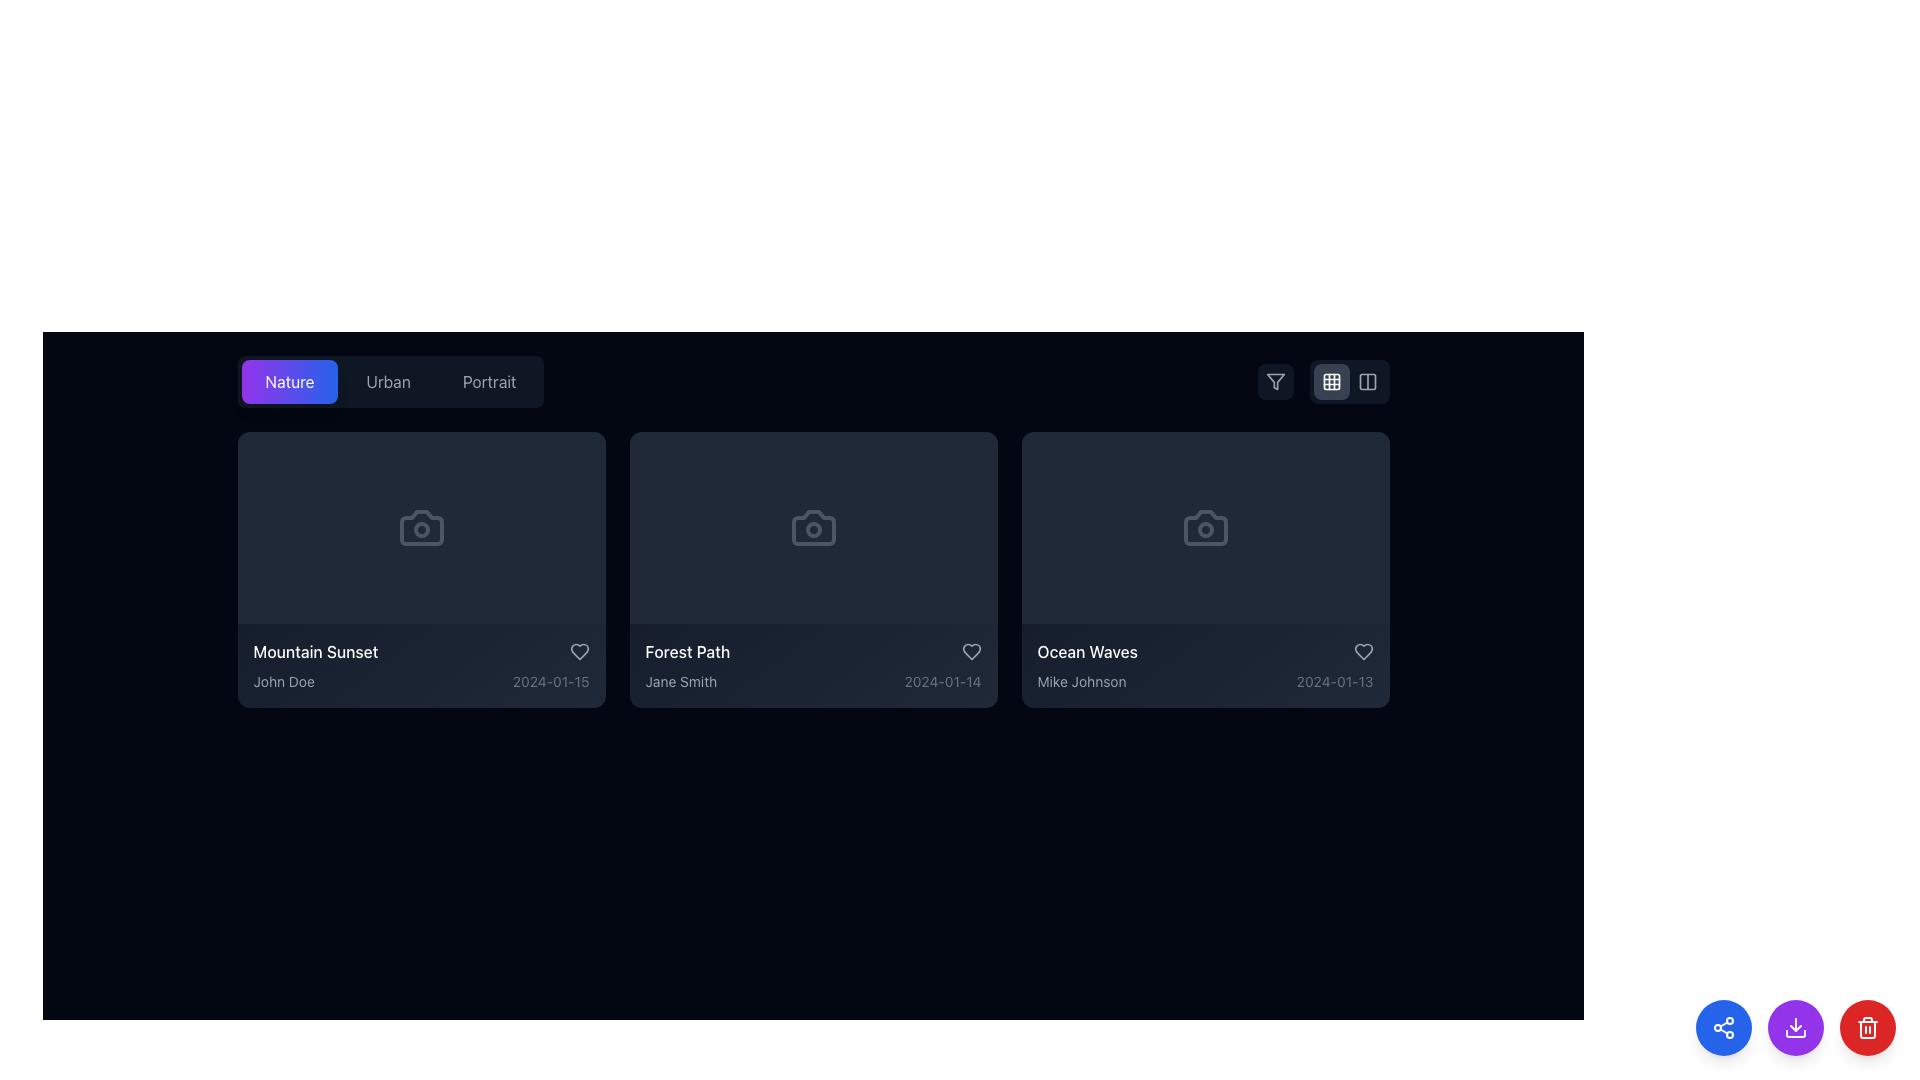 The width and height of the screenshot is (1920, 1080). What do you see at coordinates (420, 570) in the screenshot?
I see `the Content card located in the upper-left corner of the grid layout` at bounding box center [420, 570].